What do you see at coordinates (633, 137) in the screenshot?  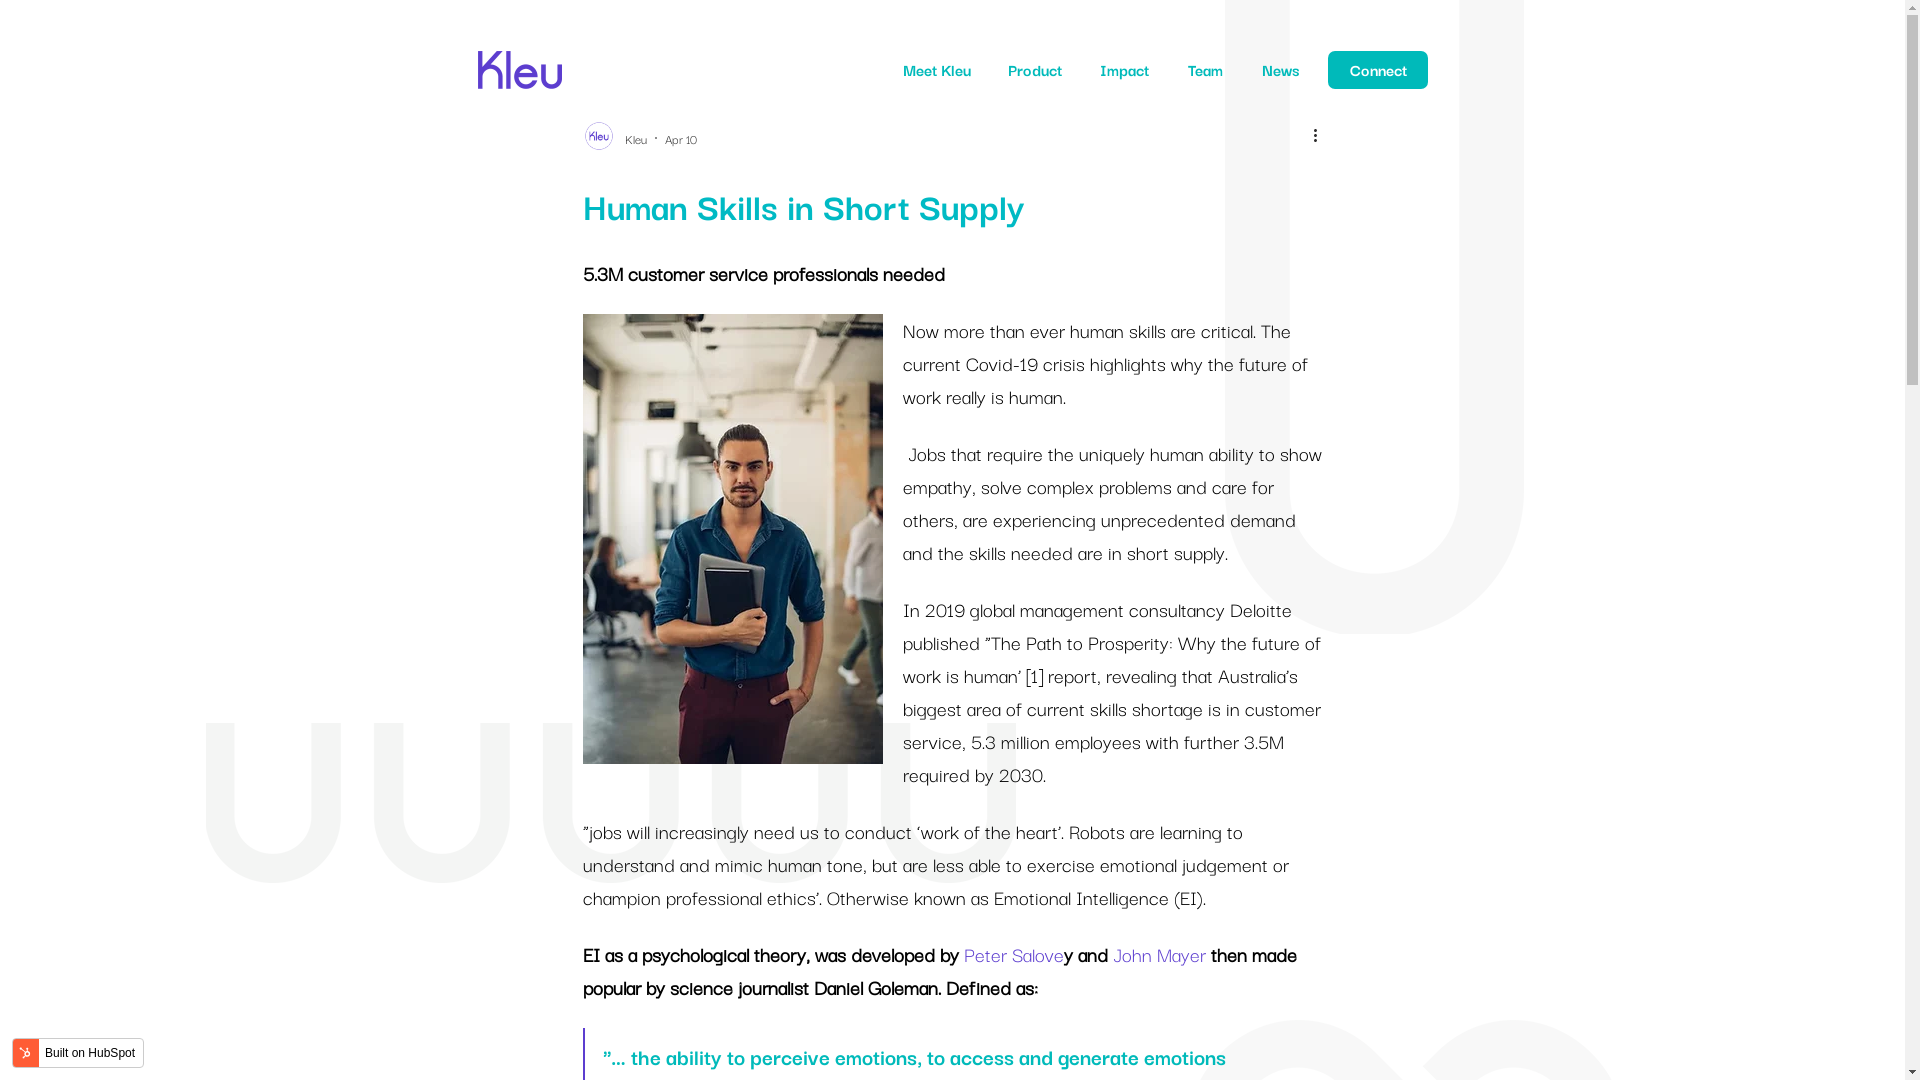 I see `'Kleu'` at bounding box center [633, 137].